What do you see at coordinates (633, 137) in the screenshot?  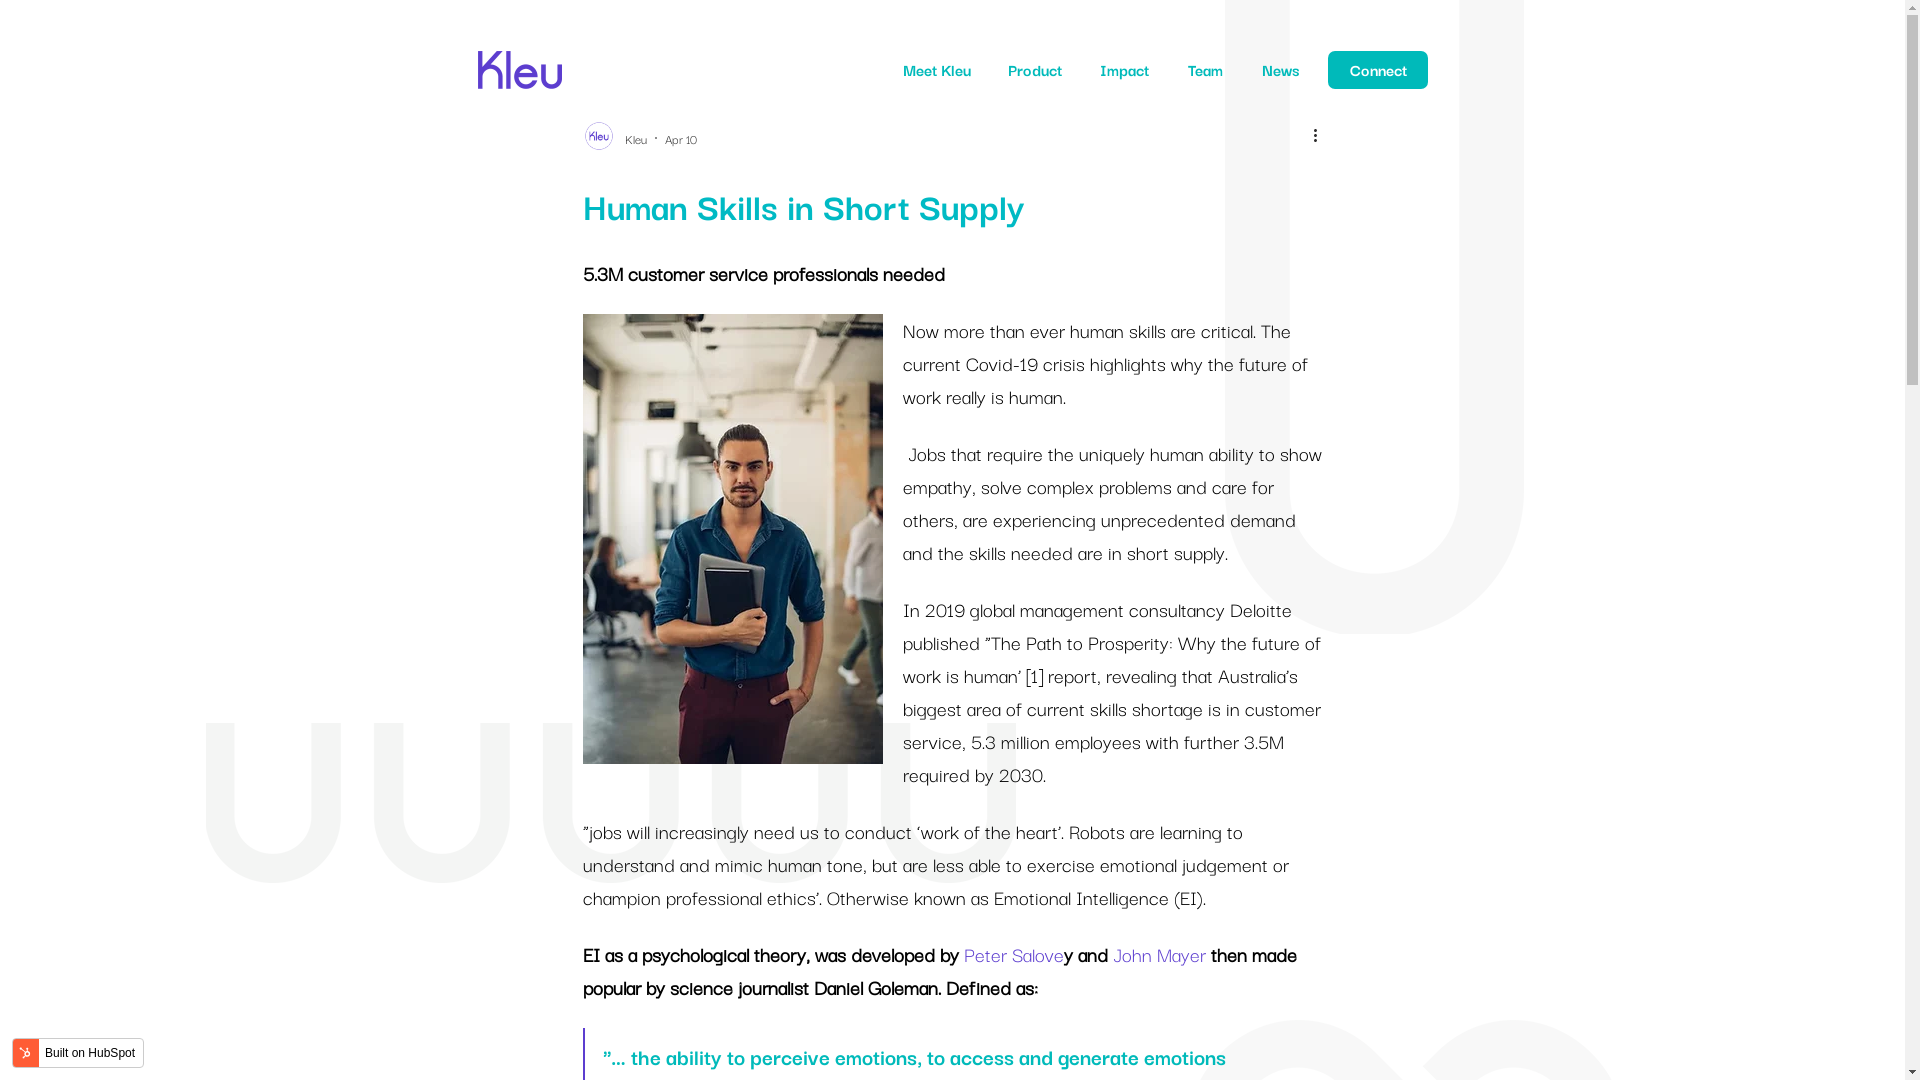 I see `'Kleu'` at bounding box center [633, 137].